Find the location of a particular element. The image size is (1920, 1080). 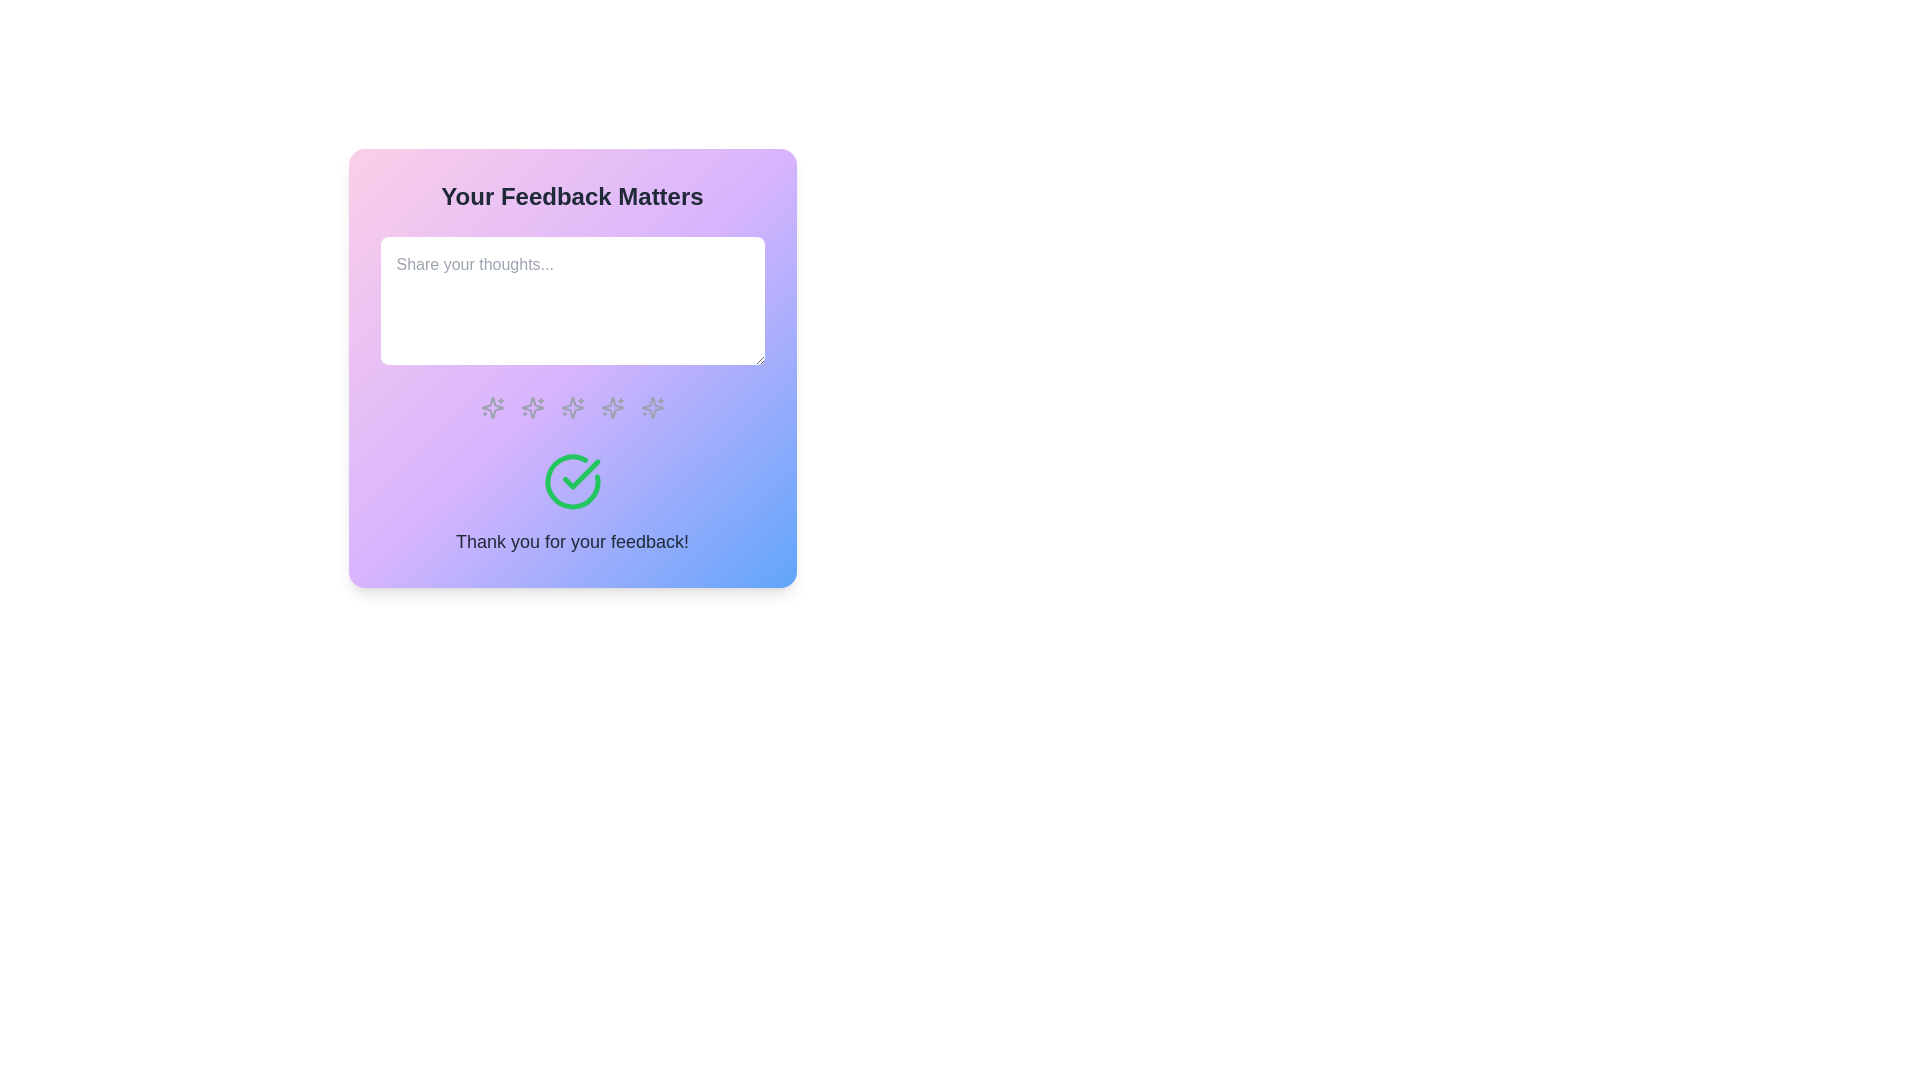

the bold header element displaying 'Your Feedback Matters', which is located at the top of a gradient background card is located at coordinates (571, 196).